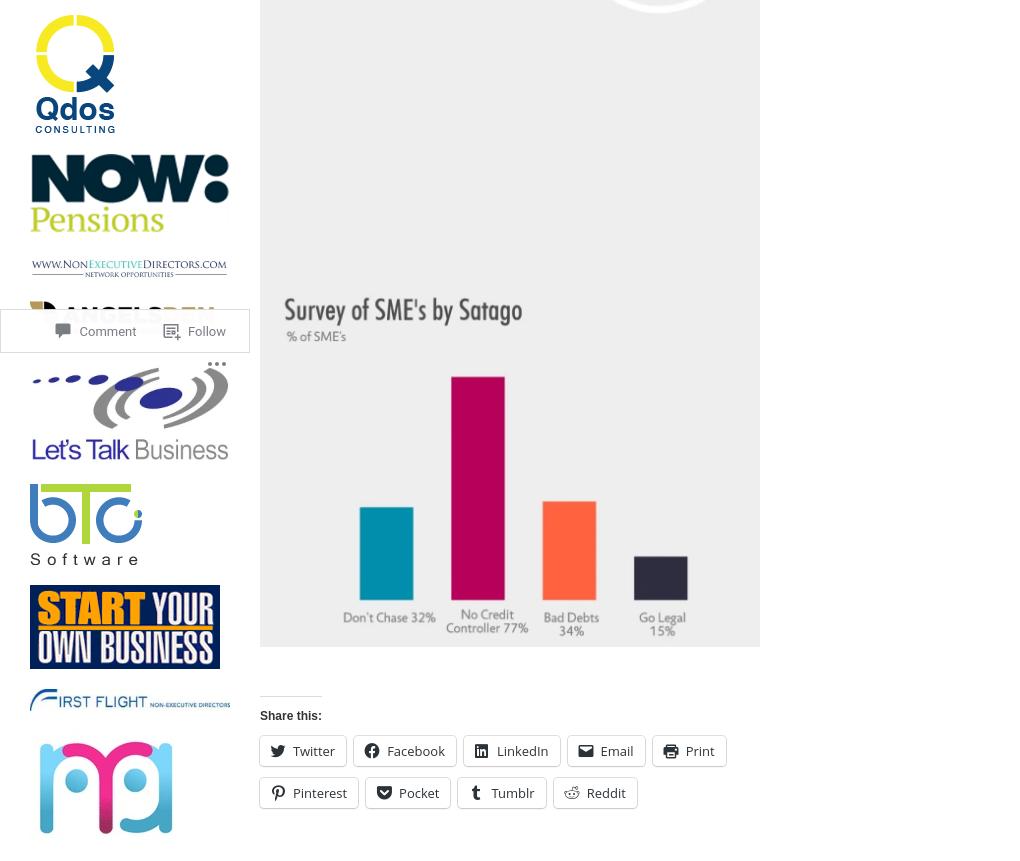 The image size is (1020, 861). I want to click on 'Follow', so click(205, 256).